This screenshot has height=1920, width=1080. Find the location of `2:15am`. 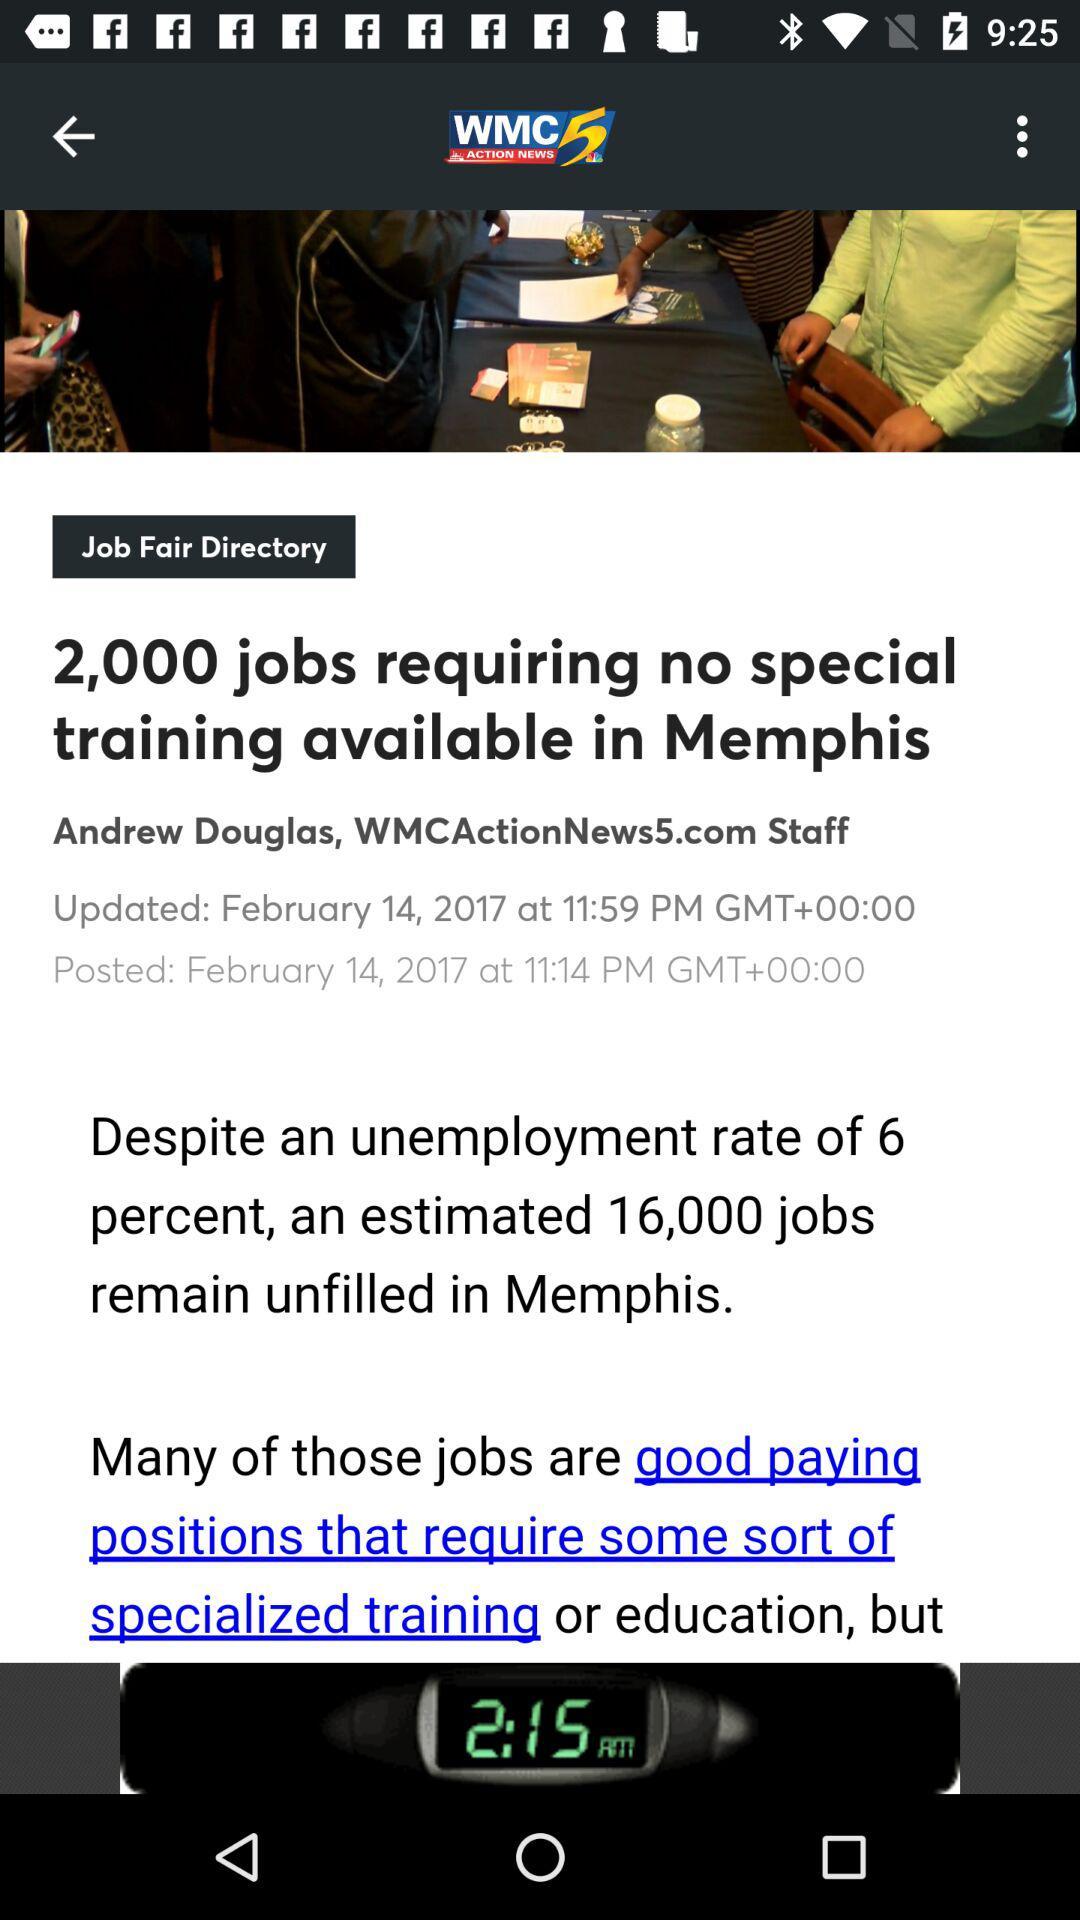

2:15am is located at coordinates (540, 1727).